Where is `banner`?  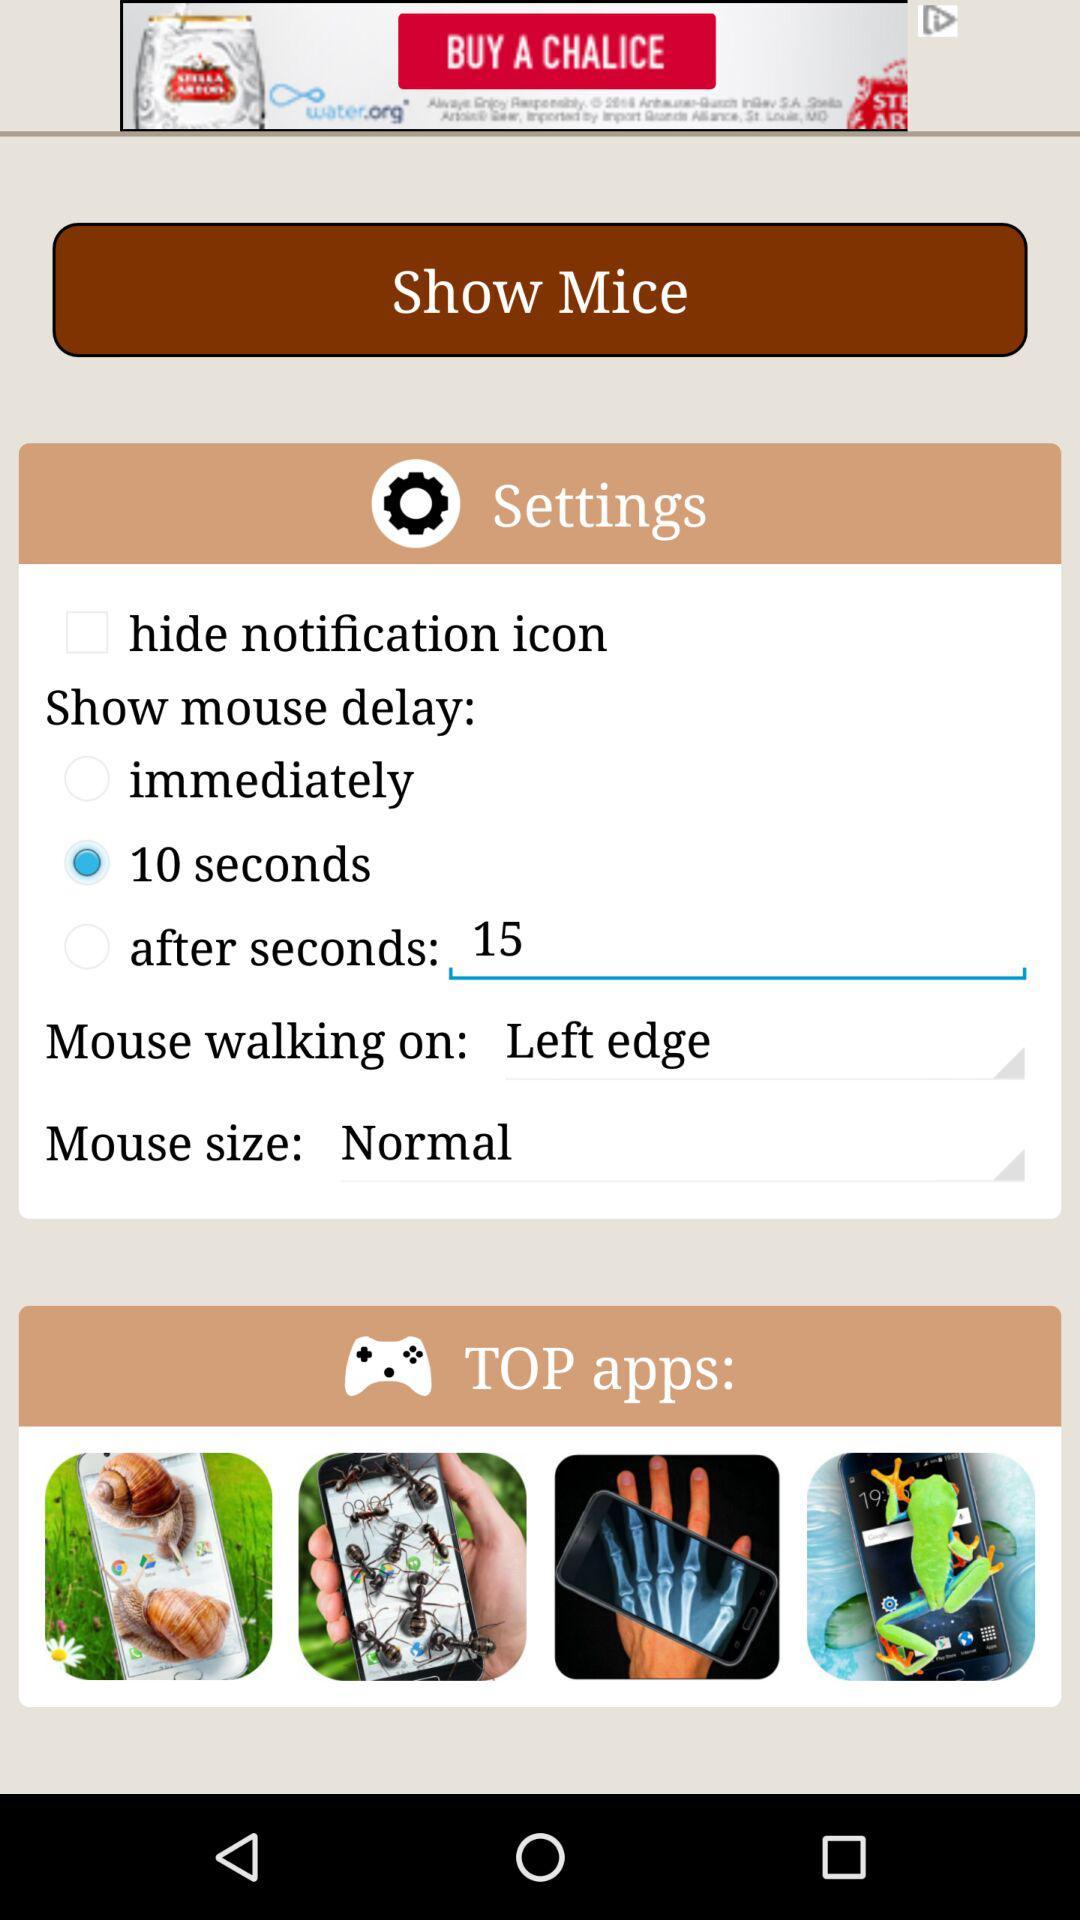
banner is located at coordinates (540, 65).